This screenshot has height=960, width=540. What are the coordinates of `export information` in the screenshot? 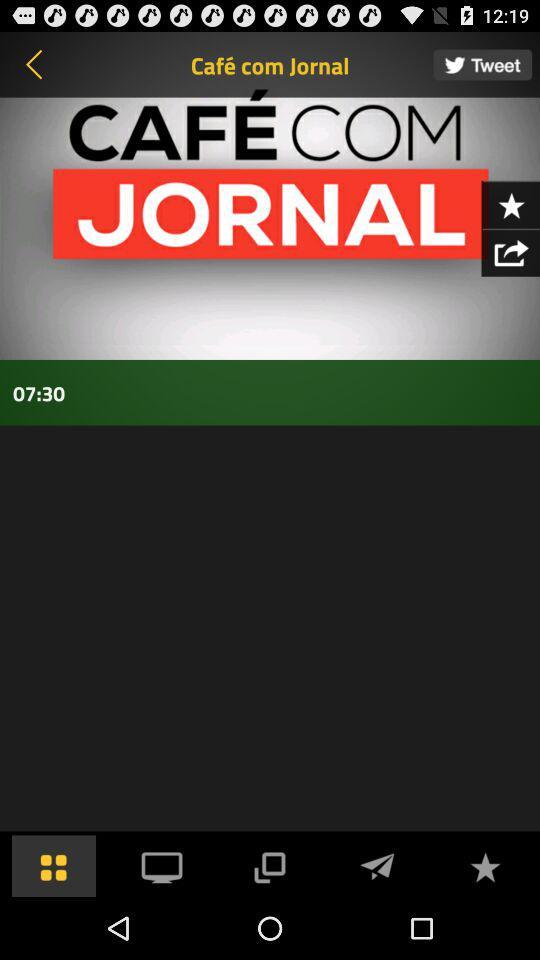 It's located at (510, 251).